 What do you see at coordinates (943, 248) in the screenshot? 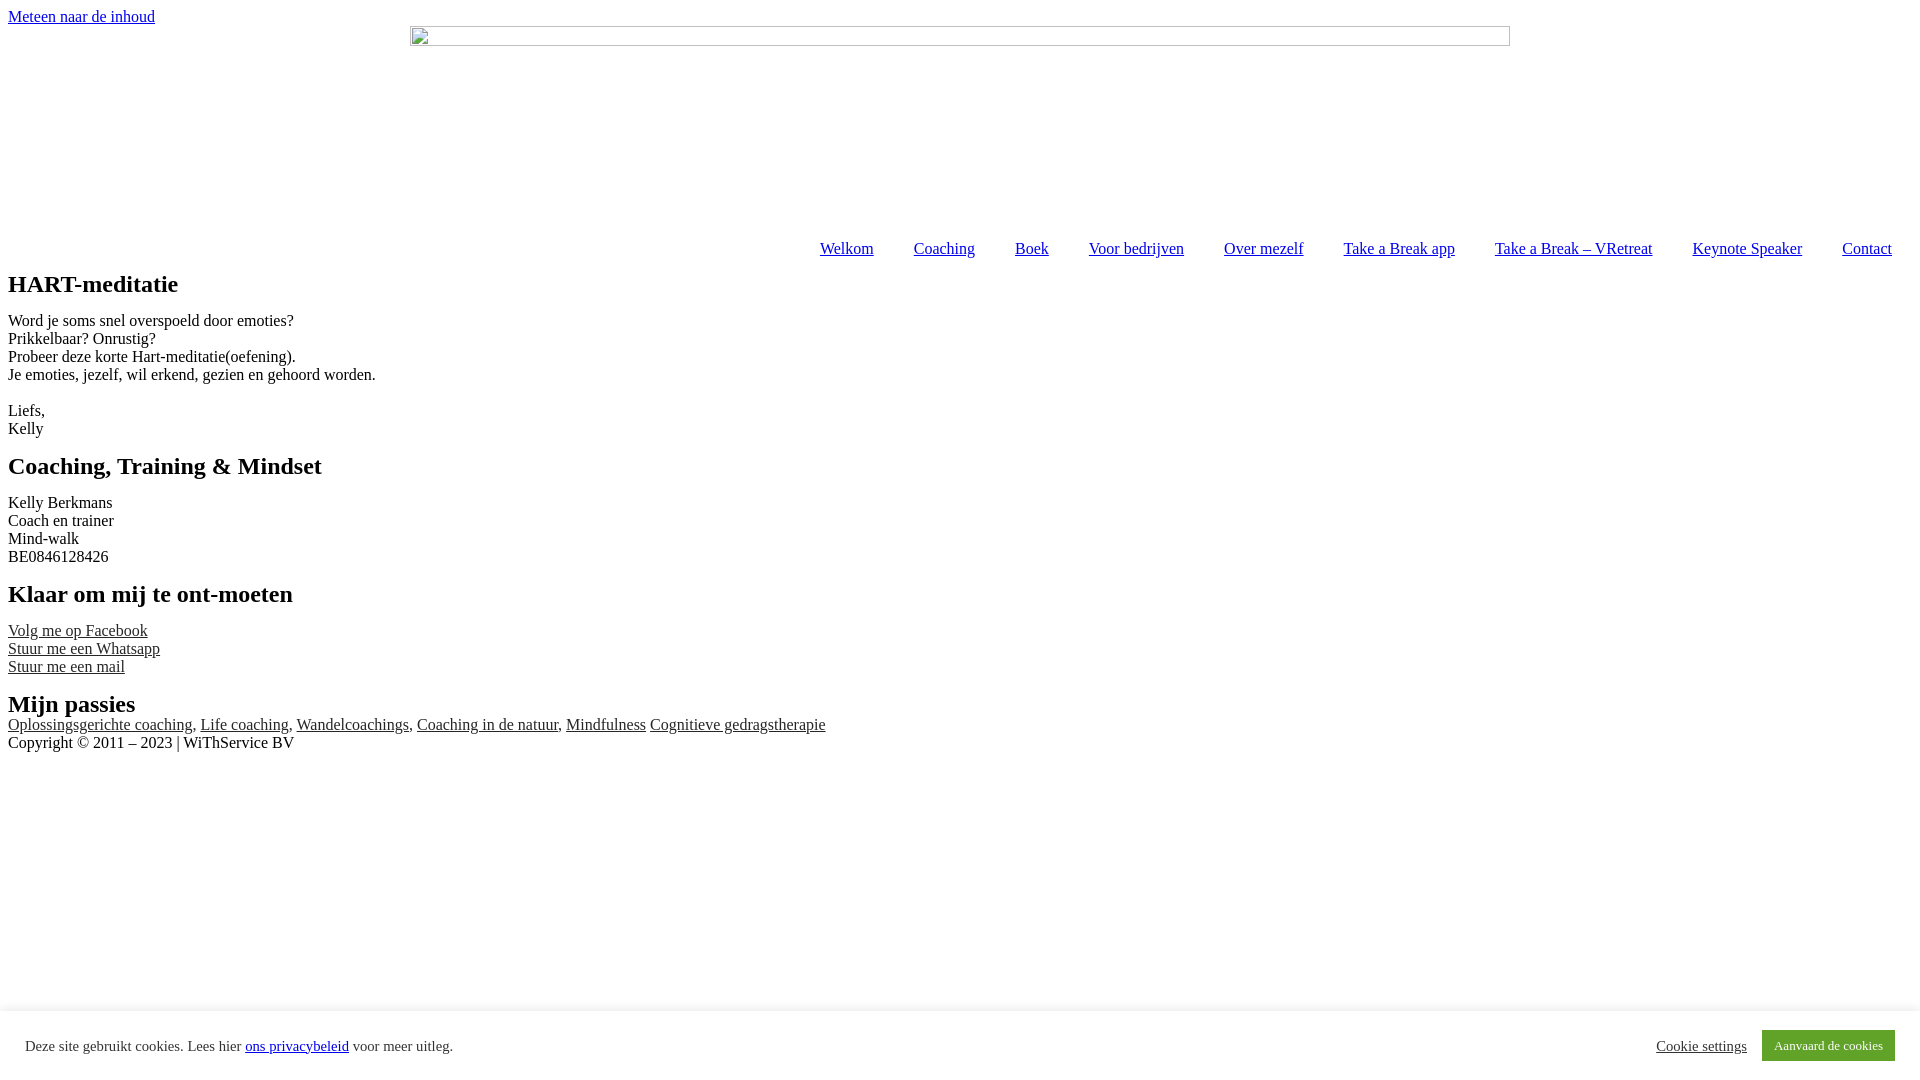
I see `'Coaching'` at bounding box center [943, 248].